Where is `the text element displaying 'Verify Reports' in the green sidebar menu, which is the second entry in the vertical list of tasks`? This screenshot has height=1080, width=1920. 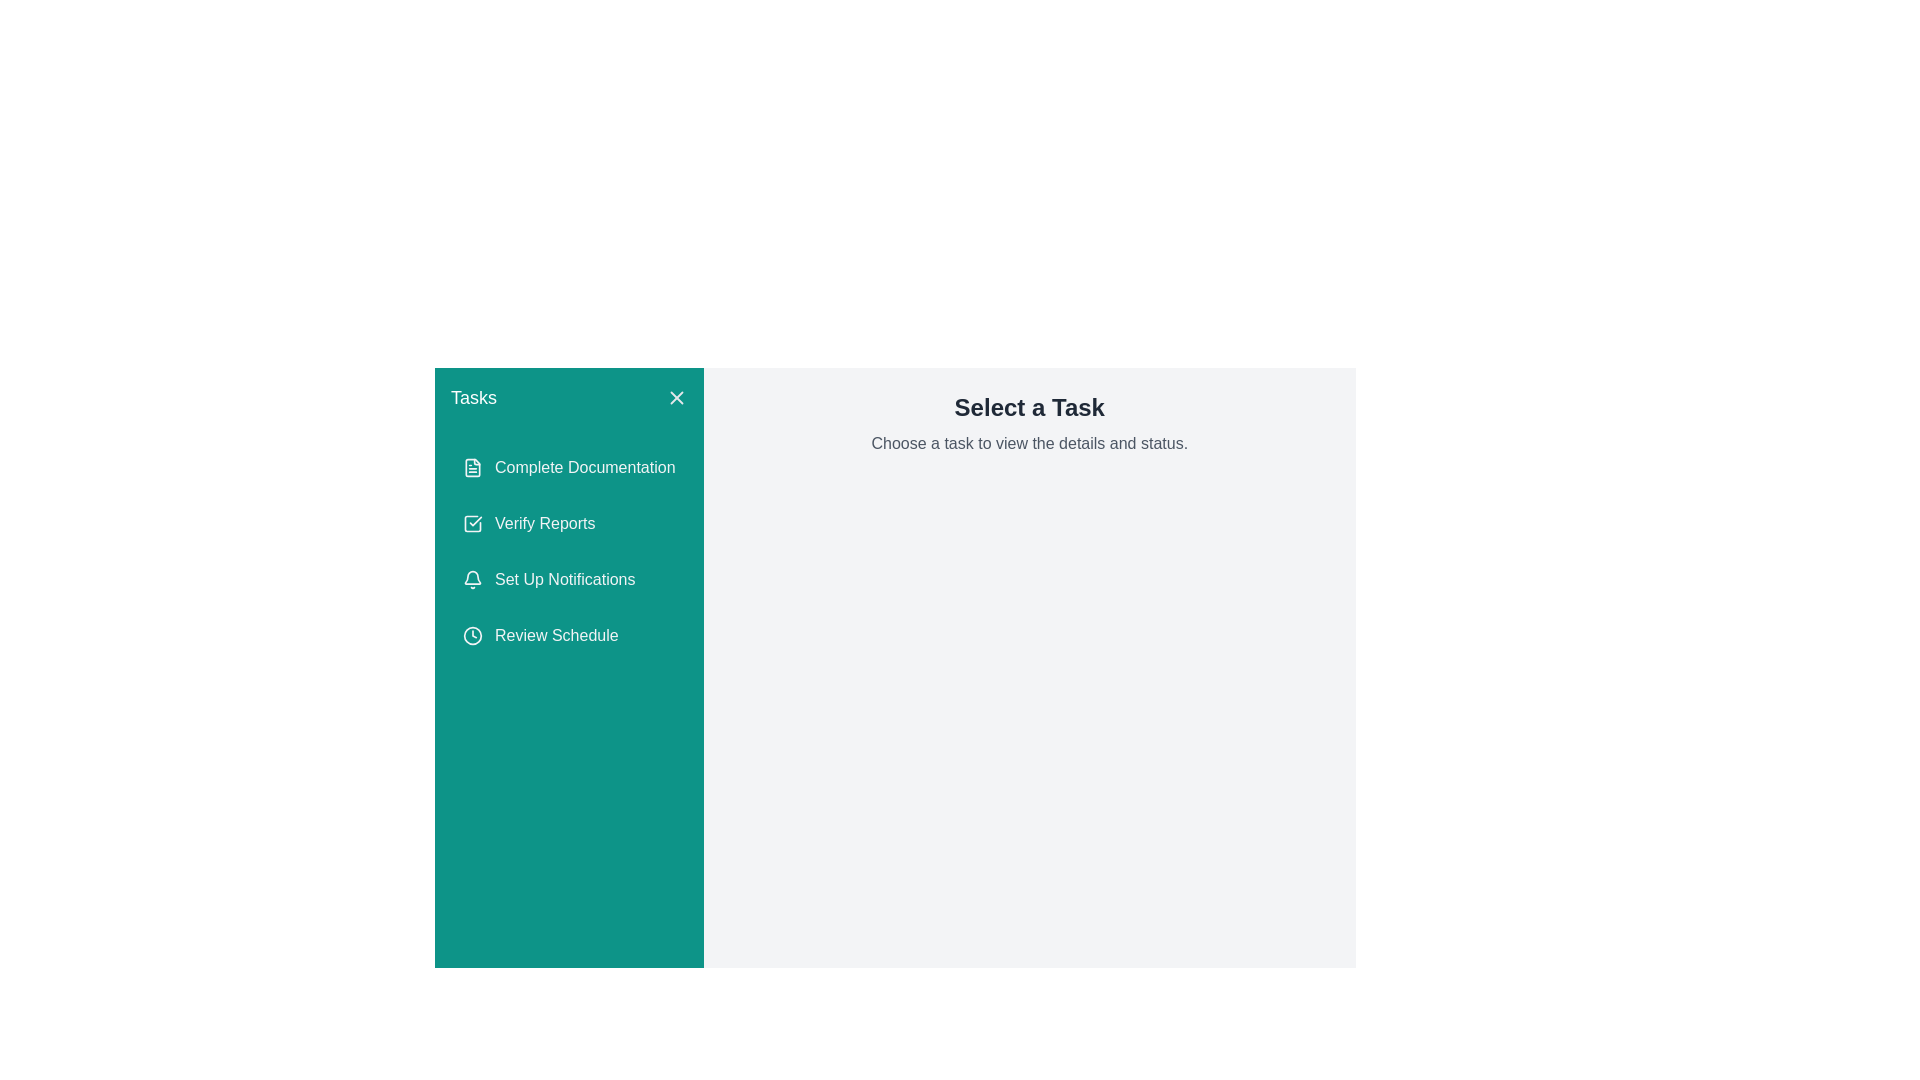
the text element displaying 'Verify Reports' in the green sidebar menu, which is the second entry in the vertical list of tasks is located at coordinates (545, 523).